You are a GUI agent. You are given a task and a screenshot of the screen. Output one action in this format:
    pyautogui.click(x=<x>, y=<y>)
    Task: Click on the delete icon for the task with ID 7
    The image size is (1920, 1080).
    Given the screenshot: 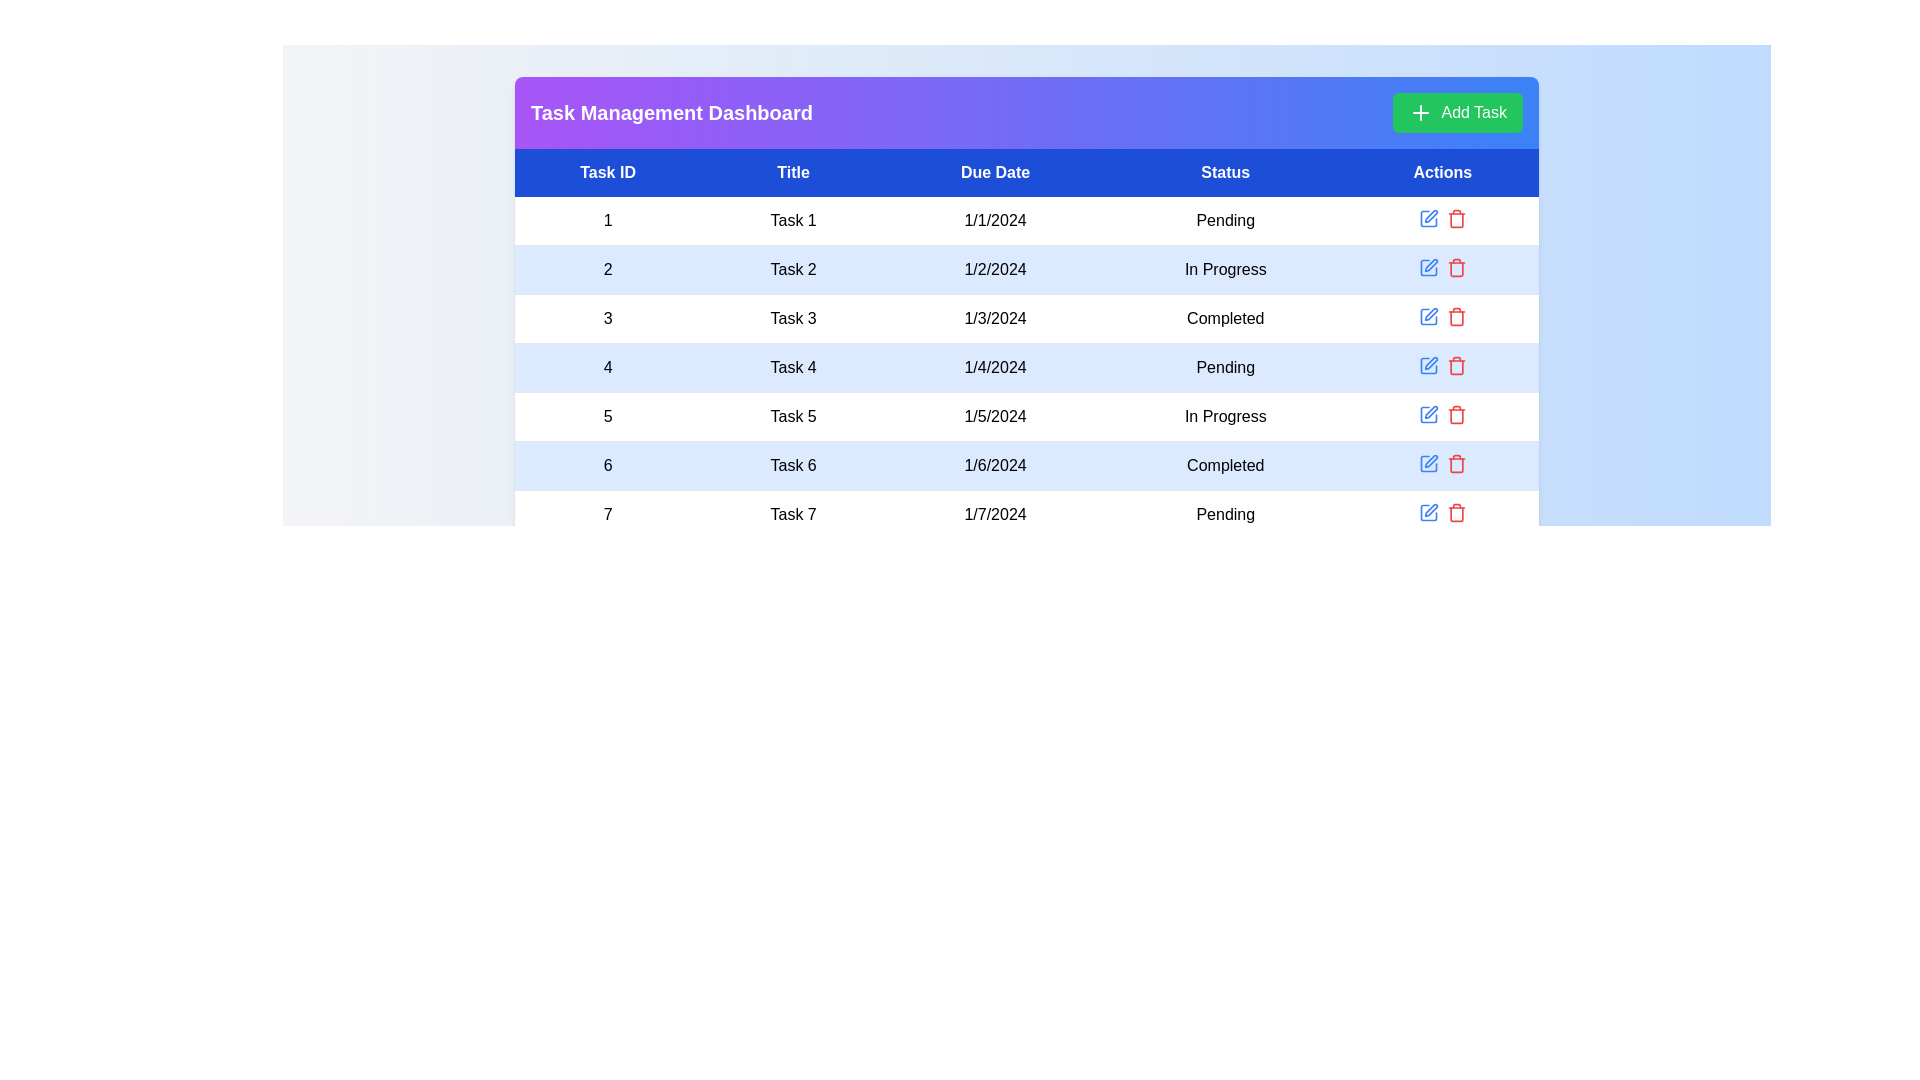 What is the action you would take?
    pyautogui.click(x=1456, y=512)
    